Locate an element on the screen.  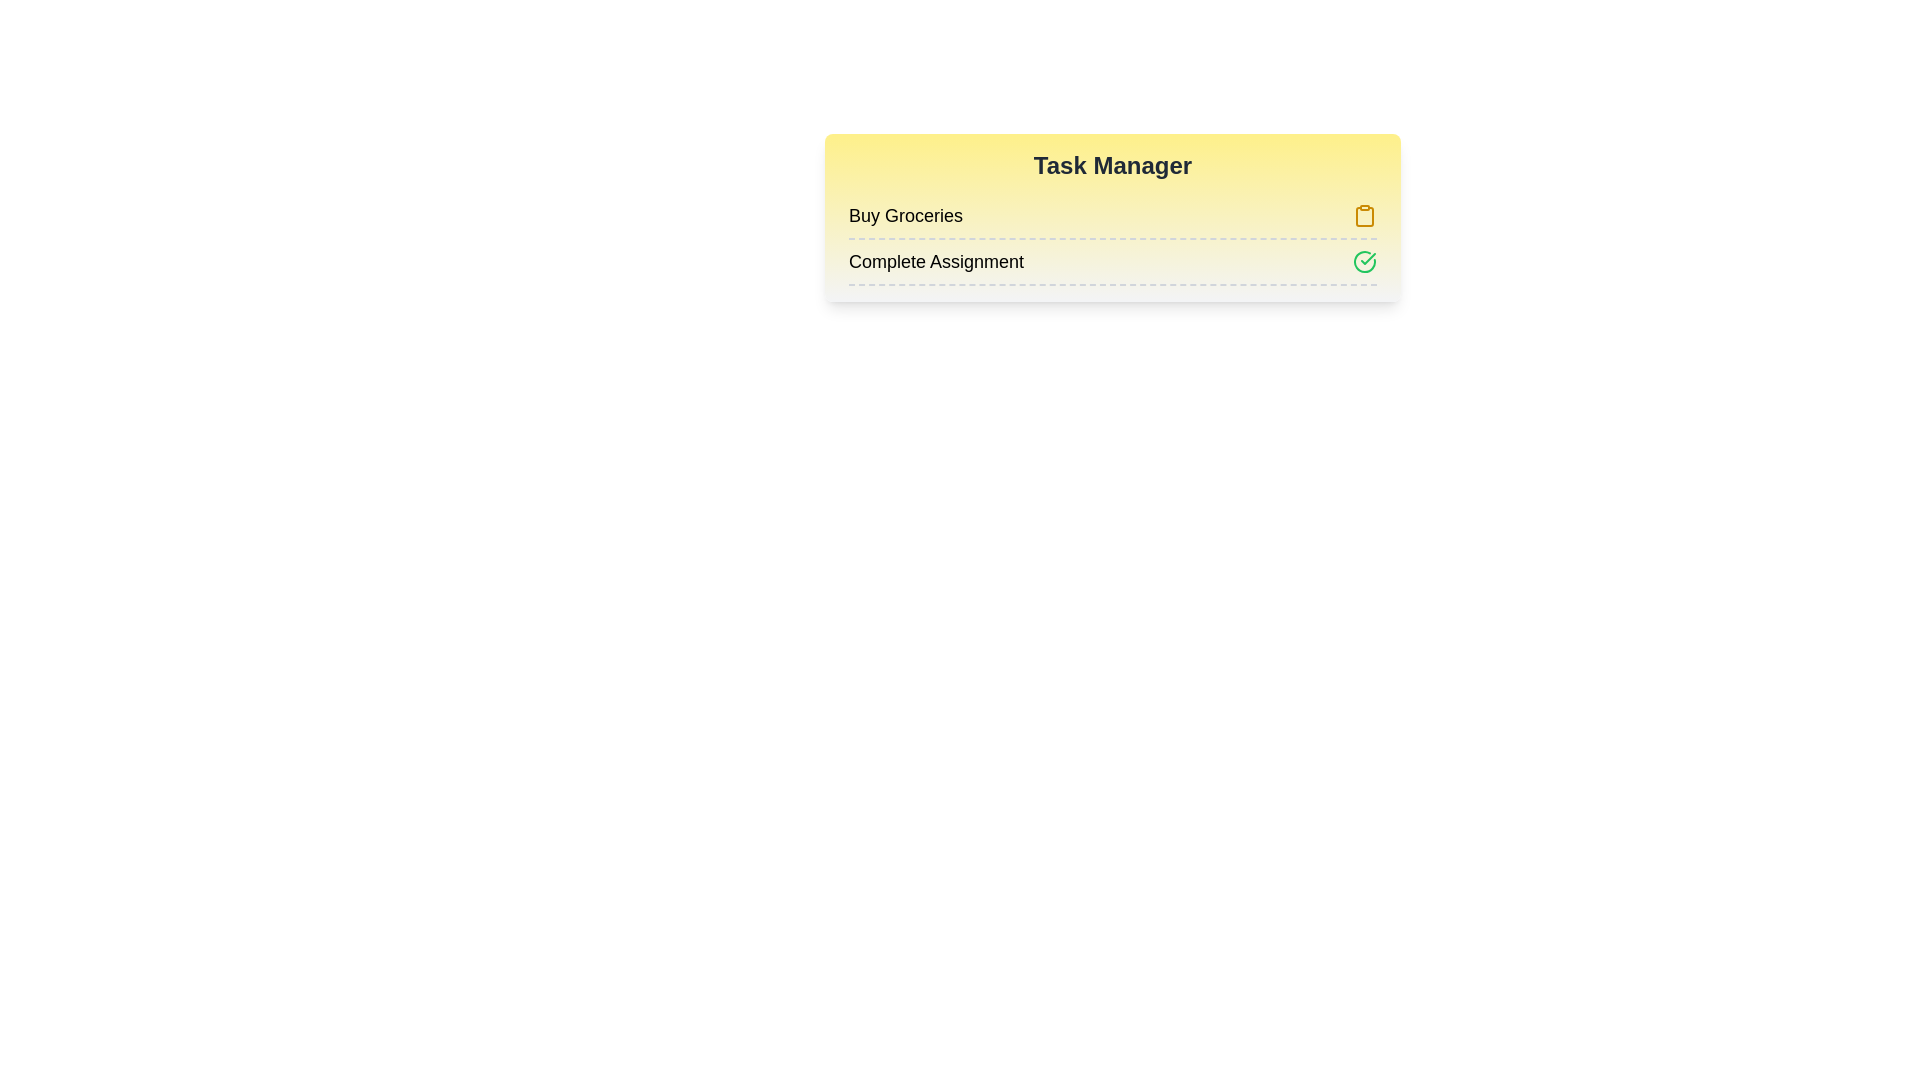
tasks listed in the 'Task Manager' panel, which contains a bold title and two vertically stacked task items: 'Buy Groceries' and 'Complete Assignment.' is located at coordinates (1112, 218).